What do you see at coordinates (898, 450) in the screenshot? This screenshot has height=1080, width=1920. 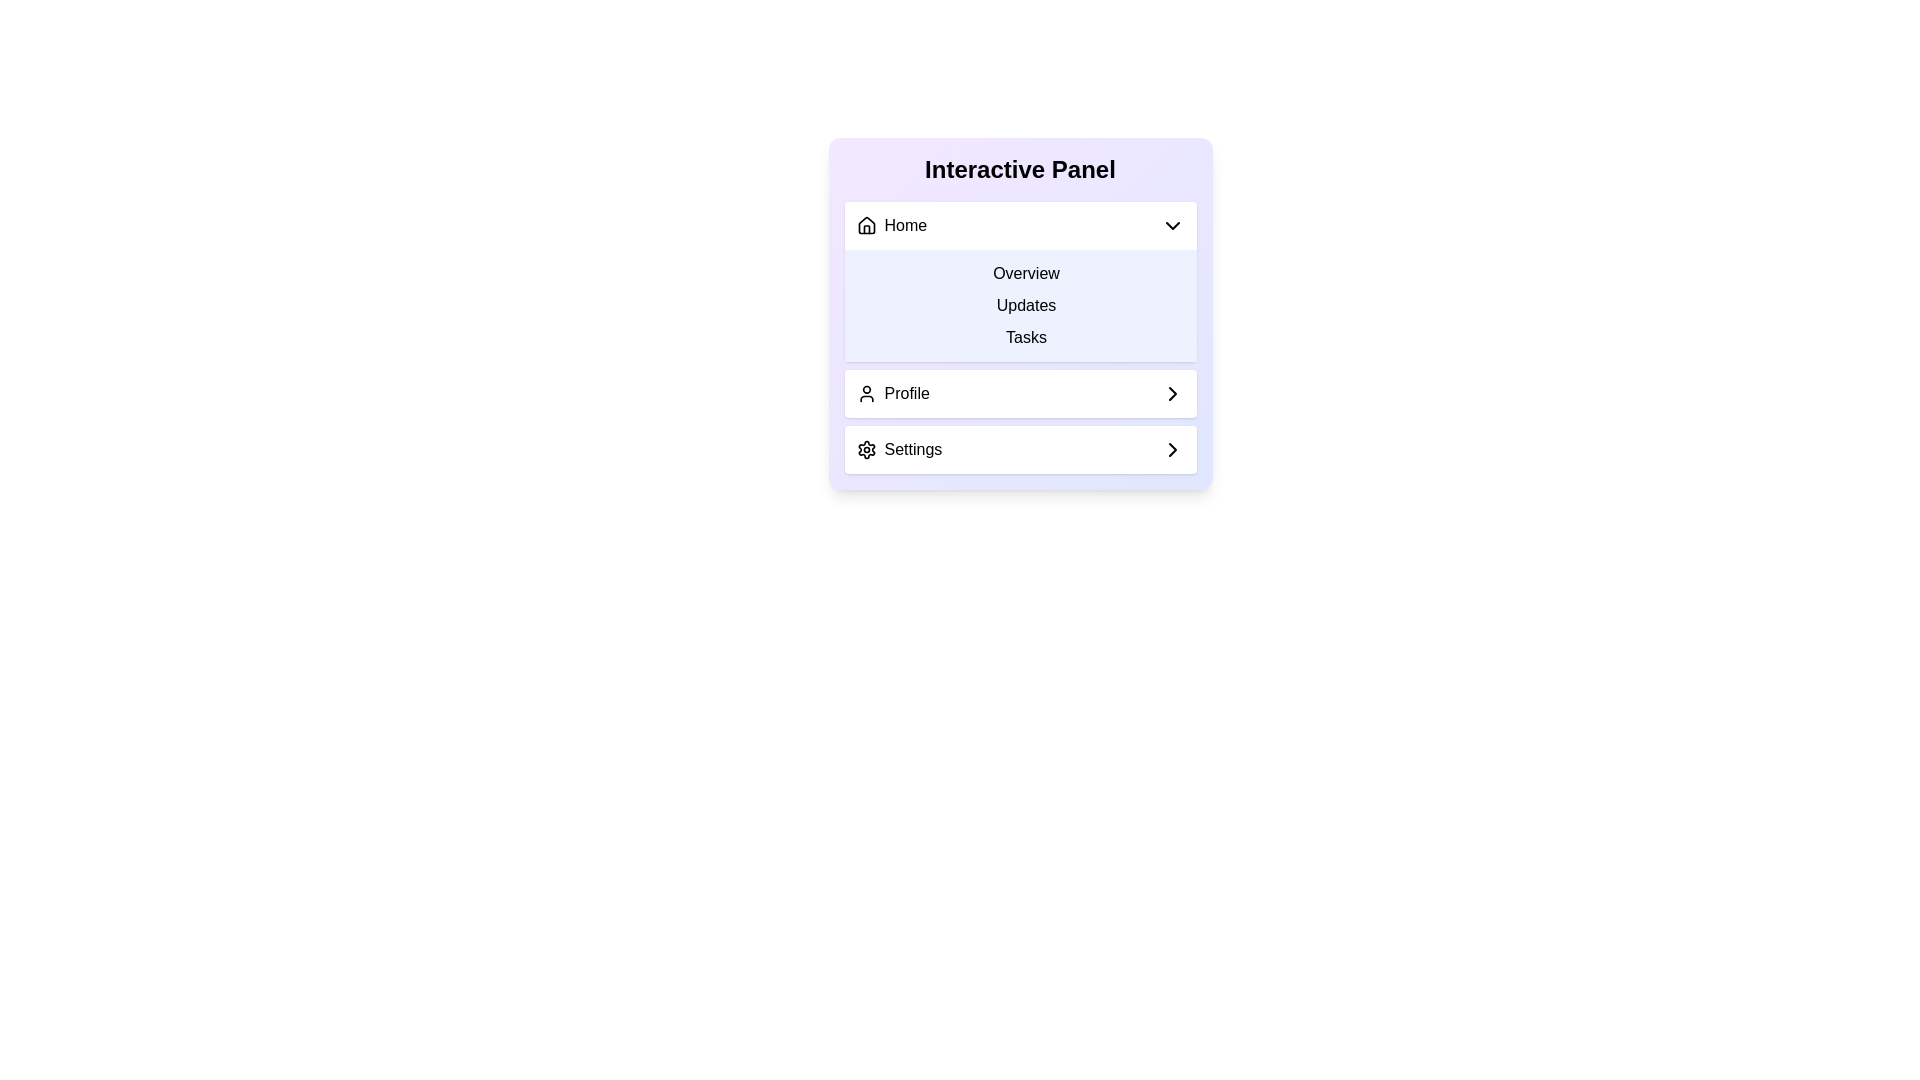 I see `the 'Settings' text label with the gear icon in the 'Interactive Panel'` at bounding box center [898, 450].